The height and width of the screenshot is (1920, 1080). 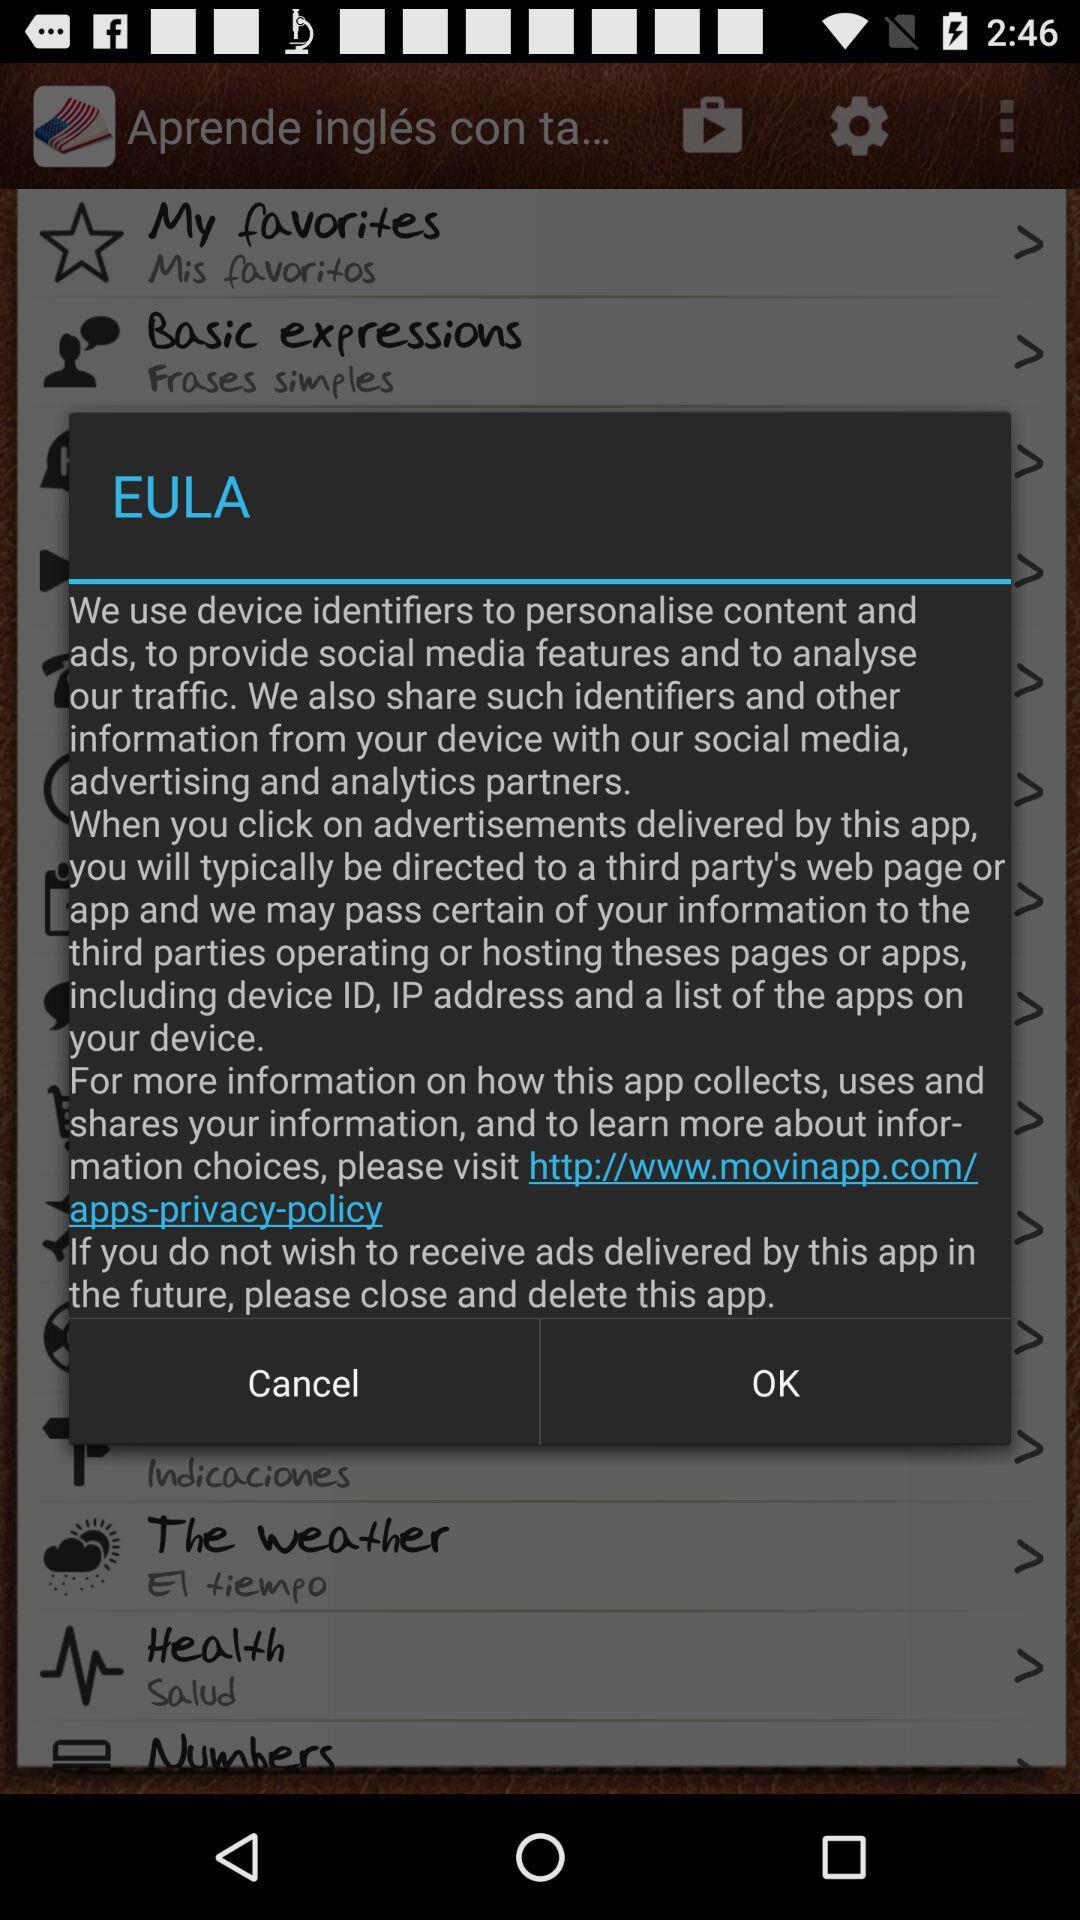 I want to click on cancel, so click(x=304, y=1381).